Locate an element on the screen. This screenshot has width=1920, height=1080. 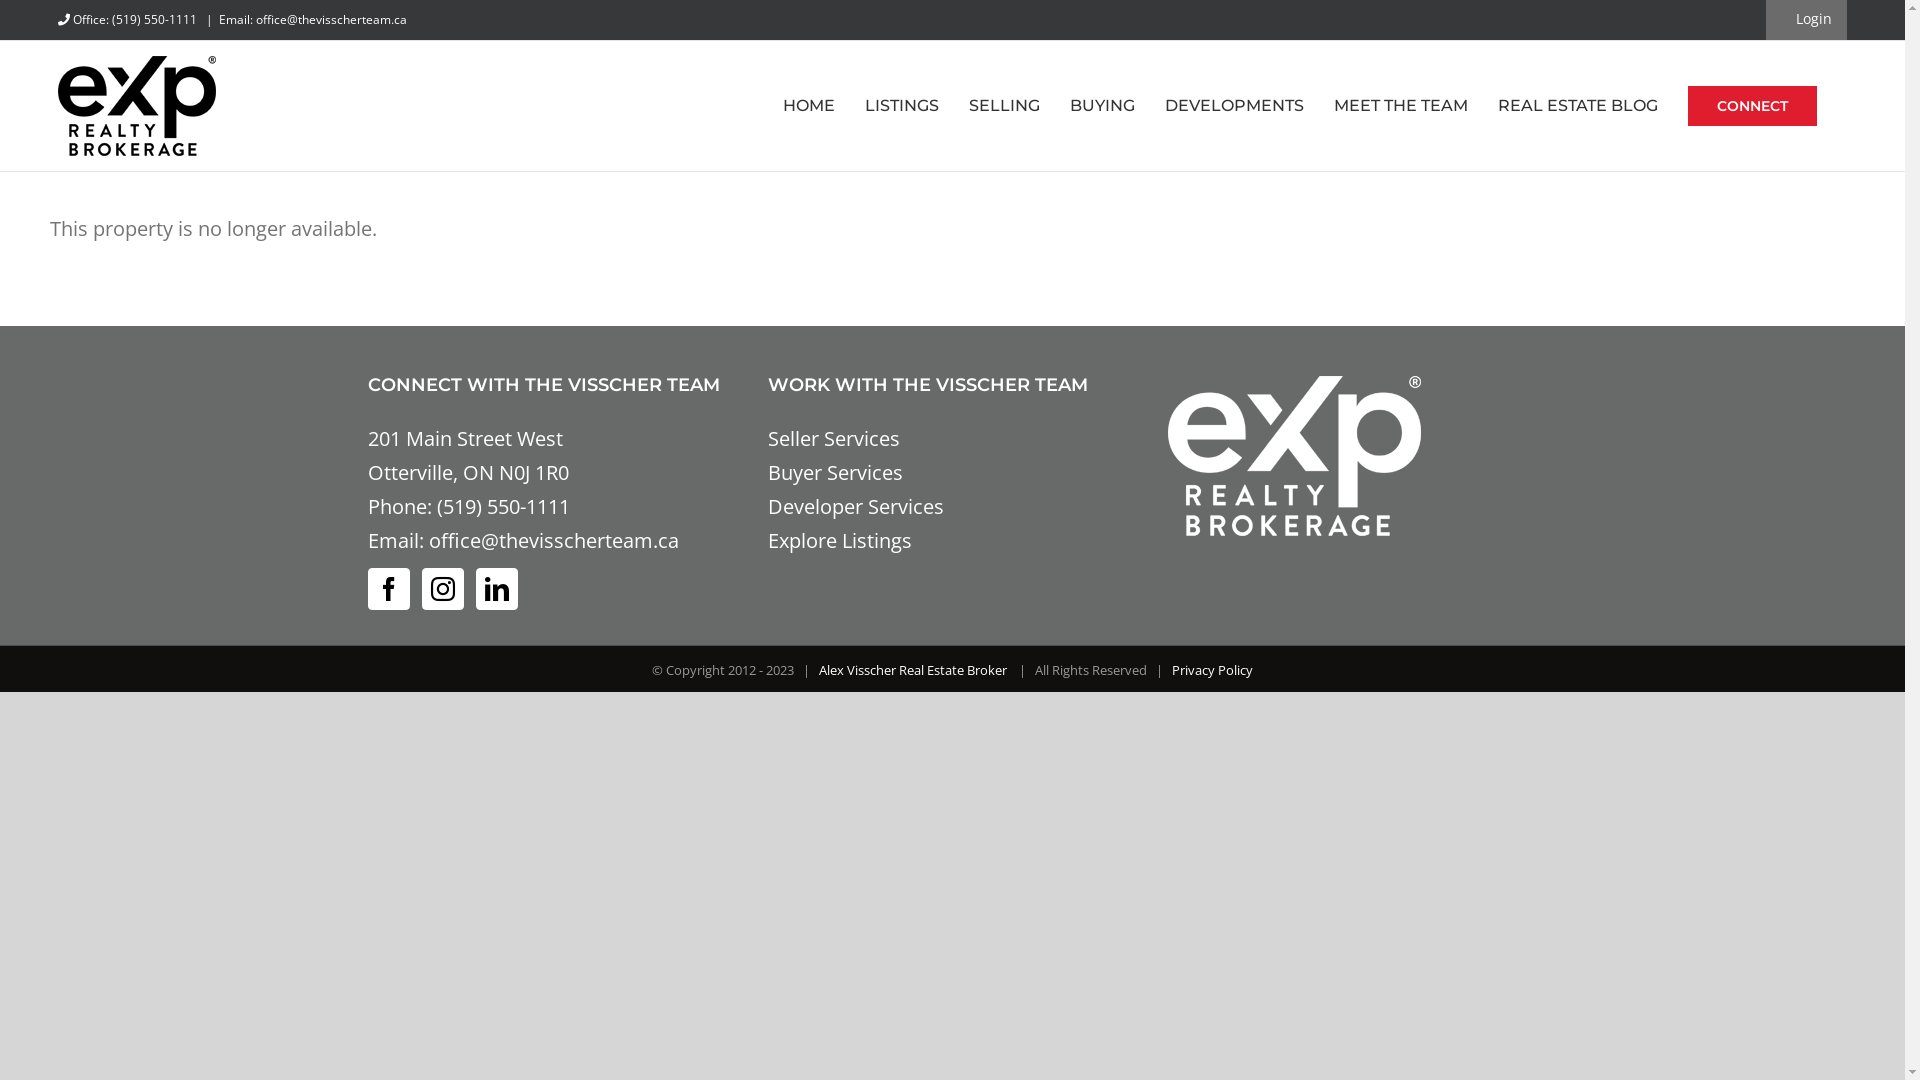
'LinkedIn' is located at coordinates (497, 588).